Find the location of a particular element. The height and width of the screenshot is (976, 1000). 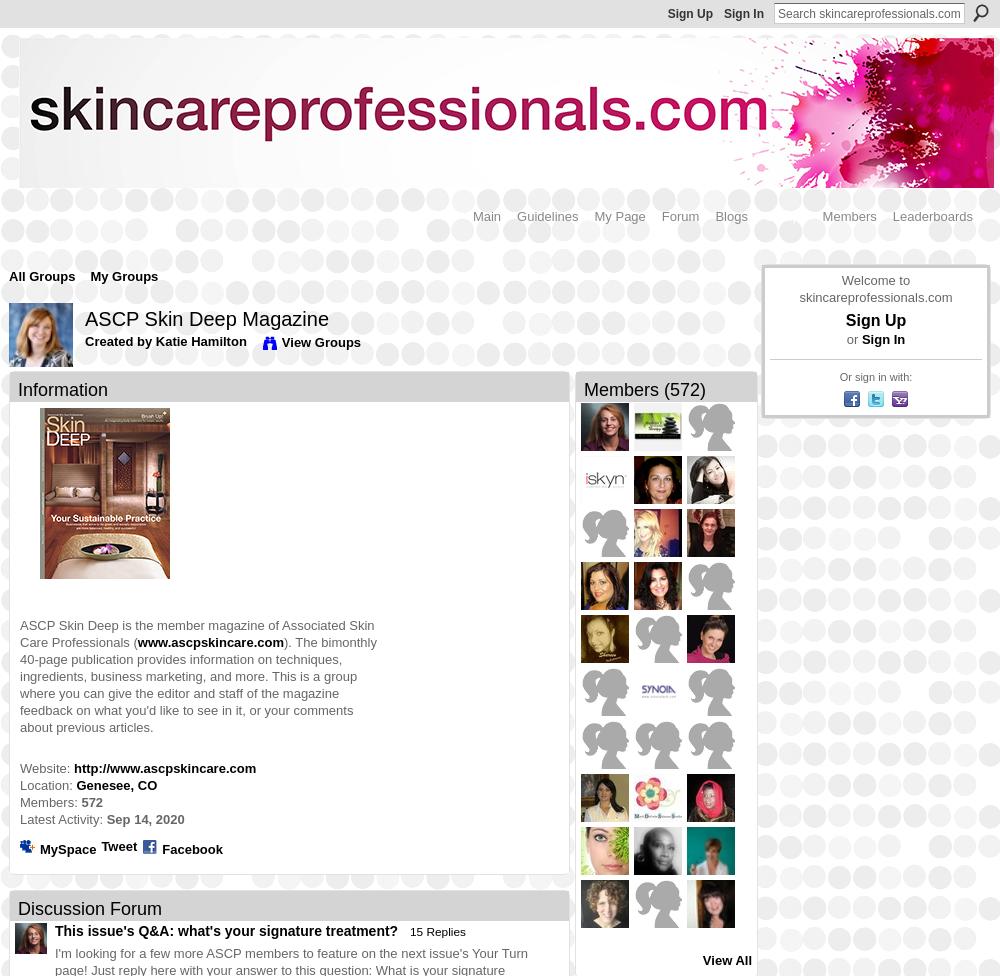

'Or sign in with:' is located at coordinates (875, 376).